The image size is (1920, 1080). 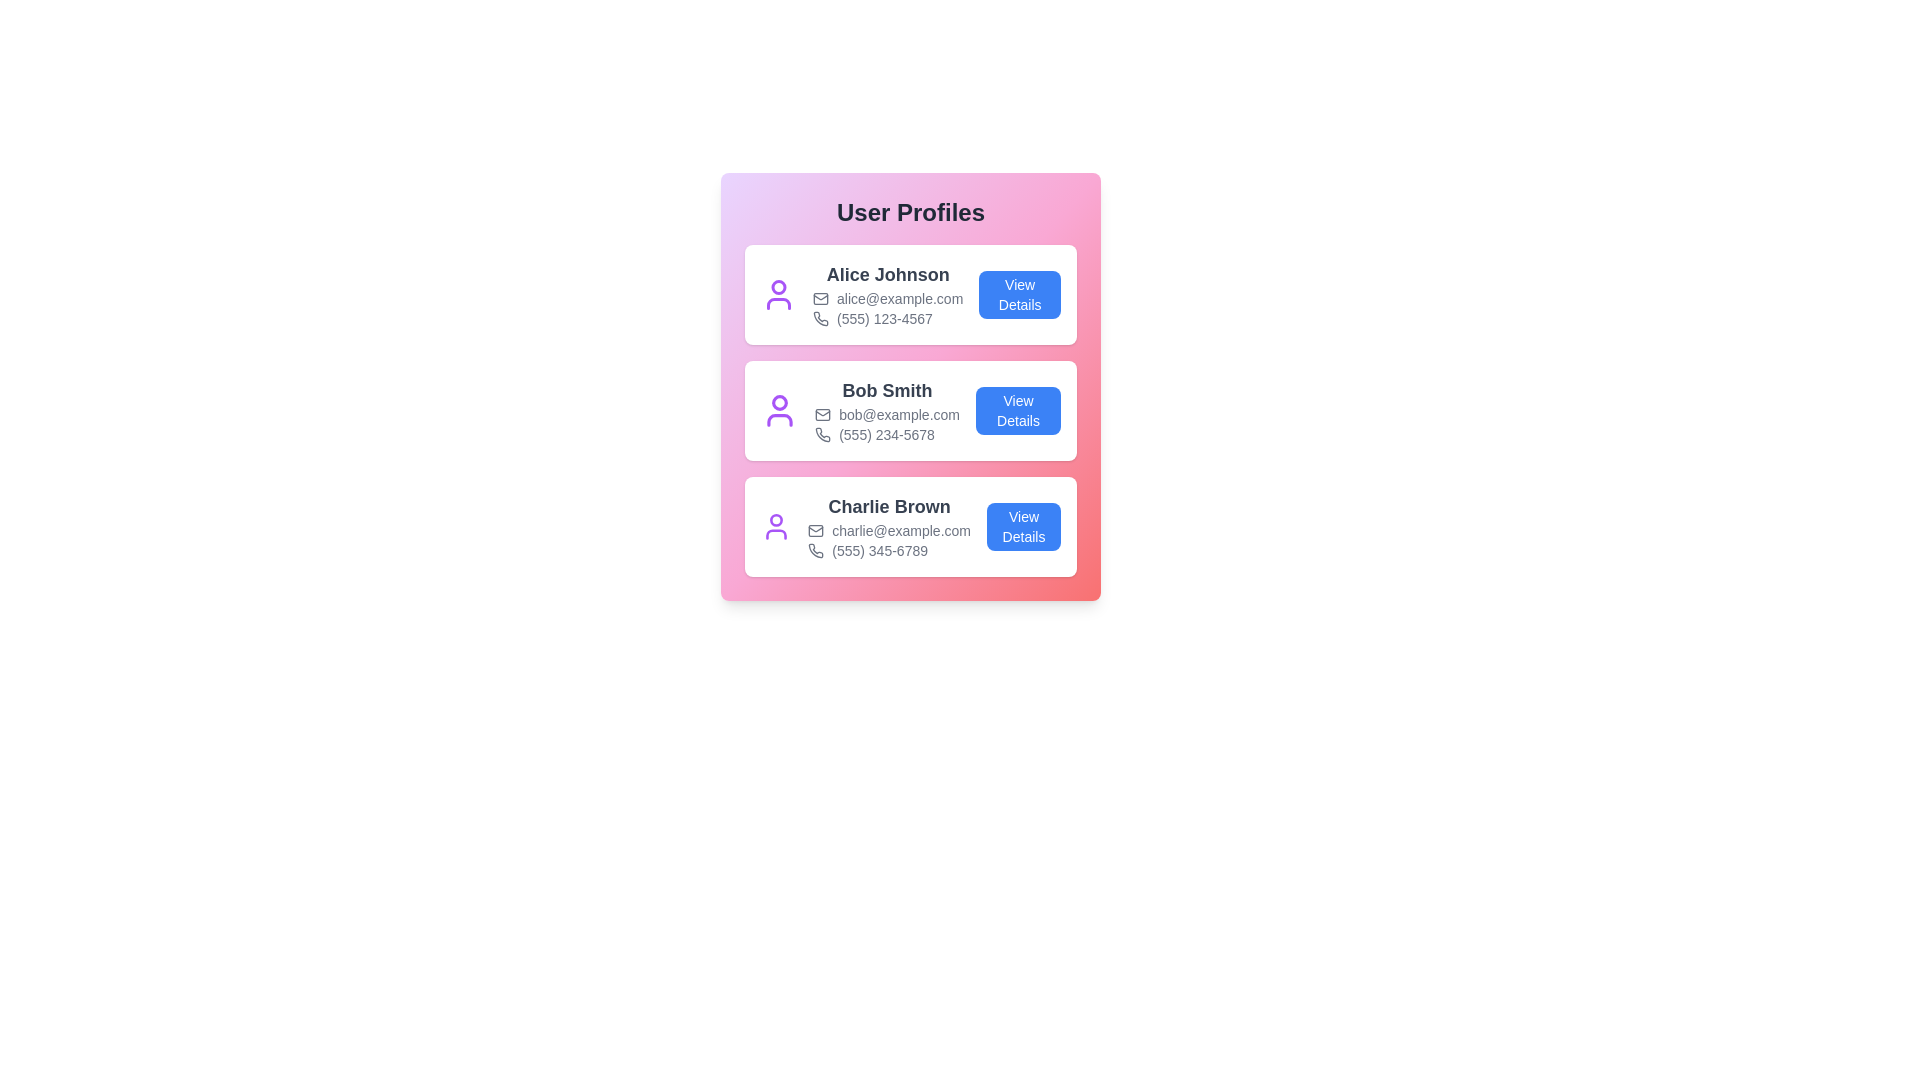 What do you see at coordinates (776, 526) in the screenshot?
I see `the user icon for the user Charlie Brown` at bounding box center [776, 526].